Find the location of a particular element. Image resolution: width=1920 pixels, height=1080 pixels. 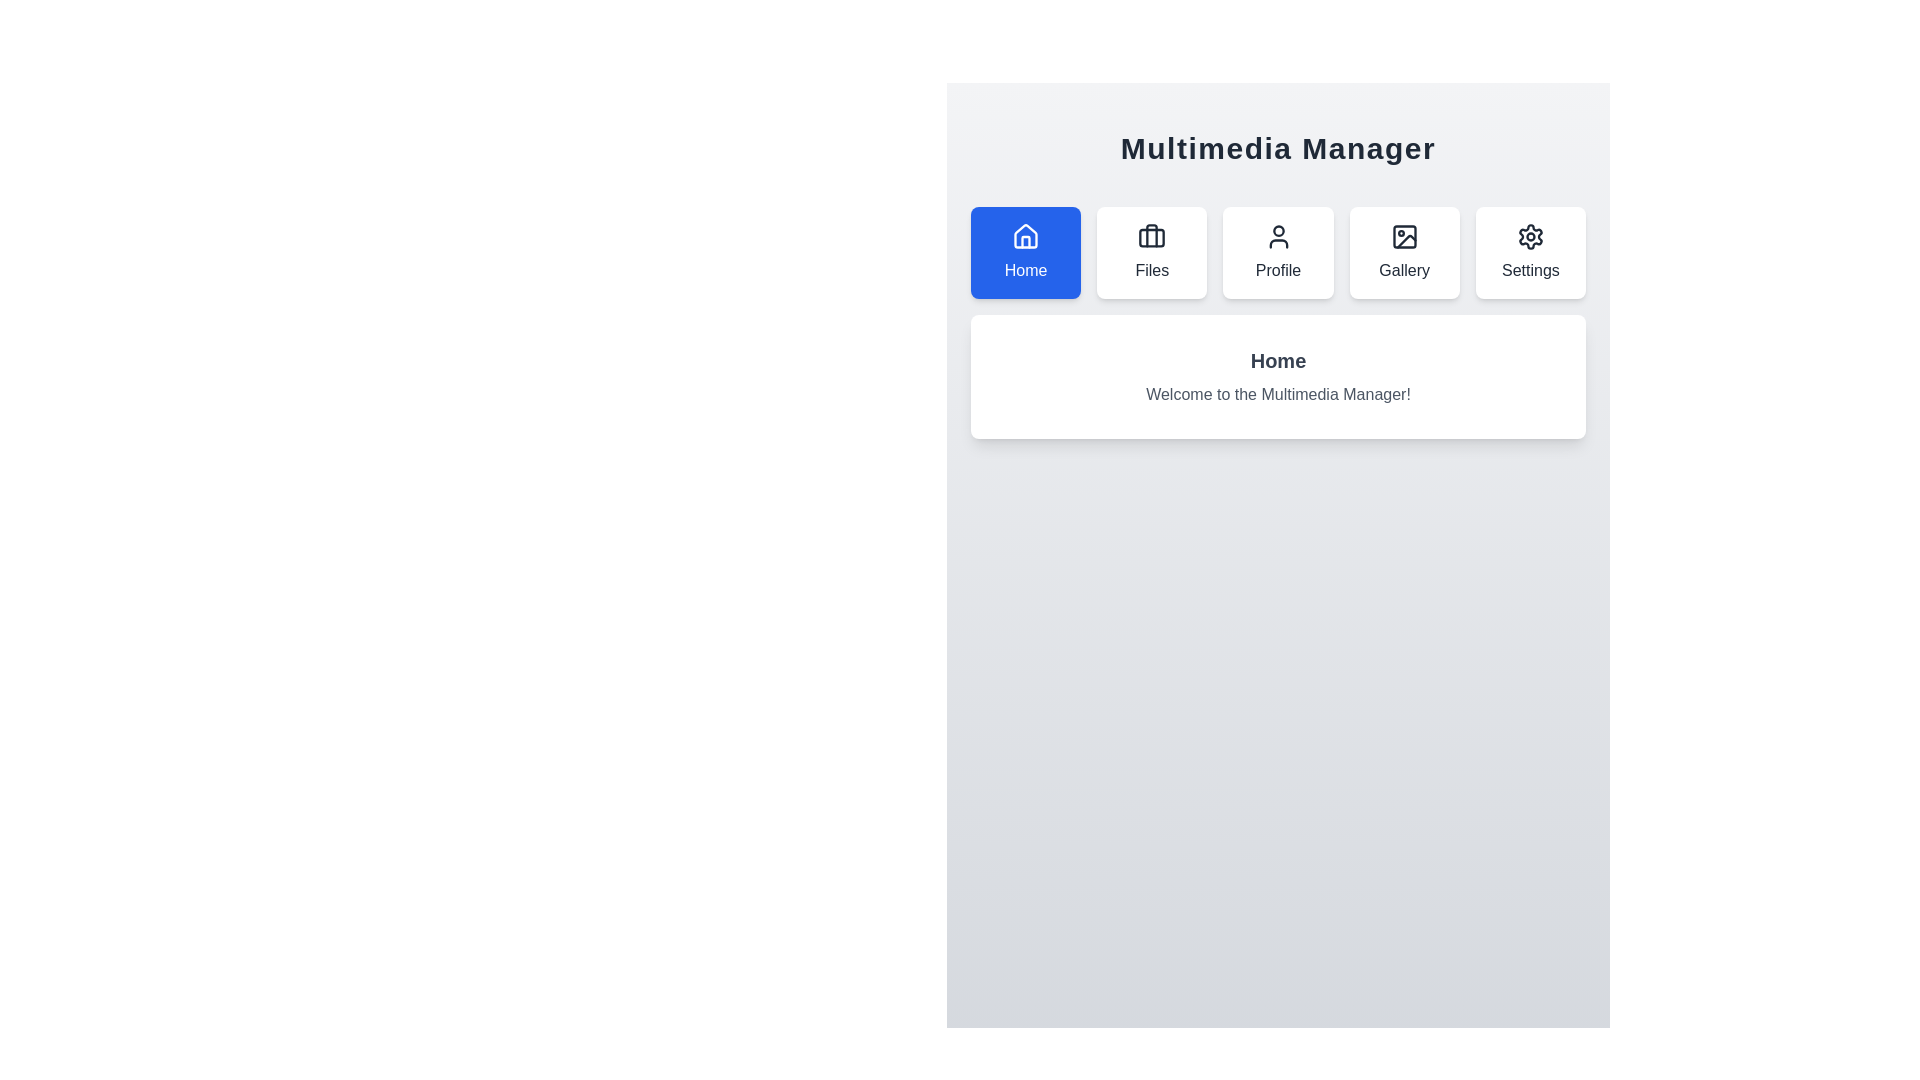

the second button labeled 'Files' with a briefcase icon is located at coordinates (1152, 252).